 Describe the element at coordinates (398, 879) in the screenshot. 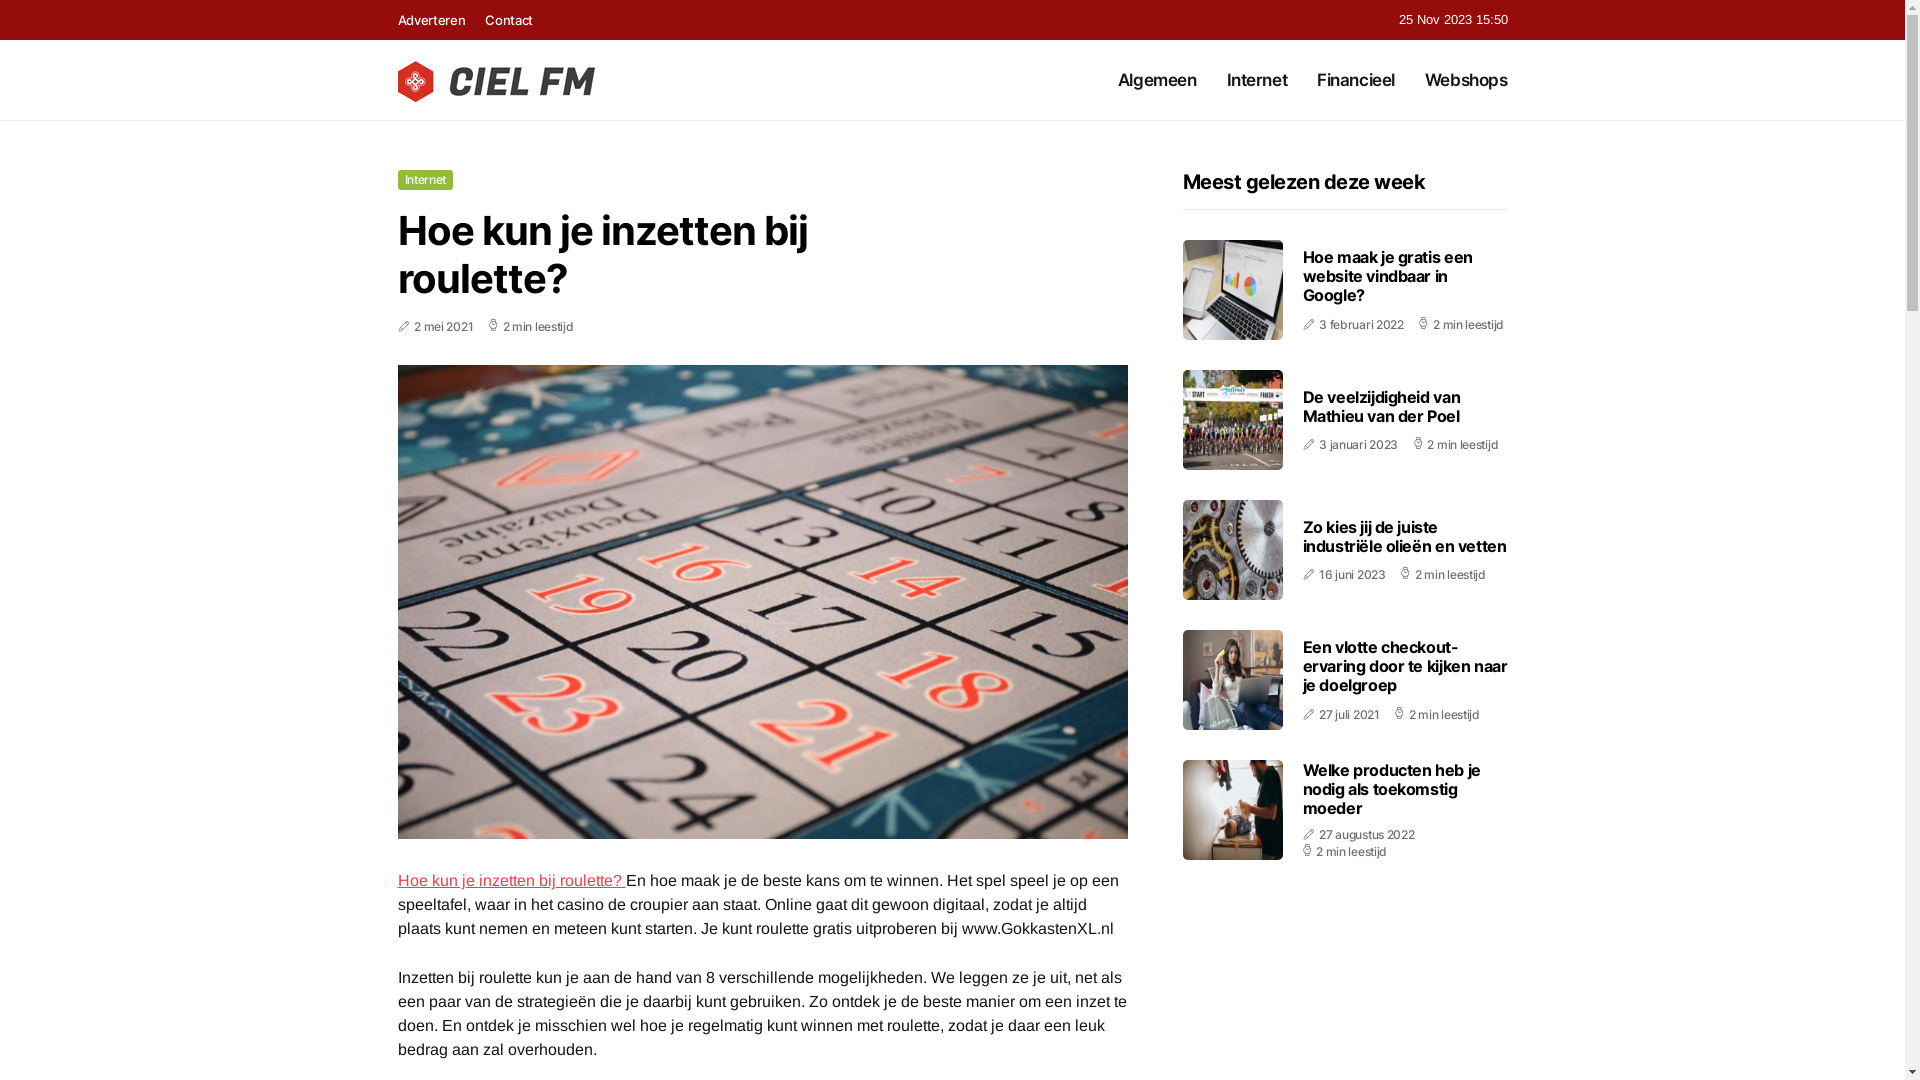

I see `'Hoe kun je inzetten bij roulette?'` at that location.